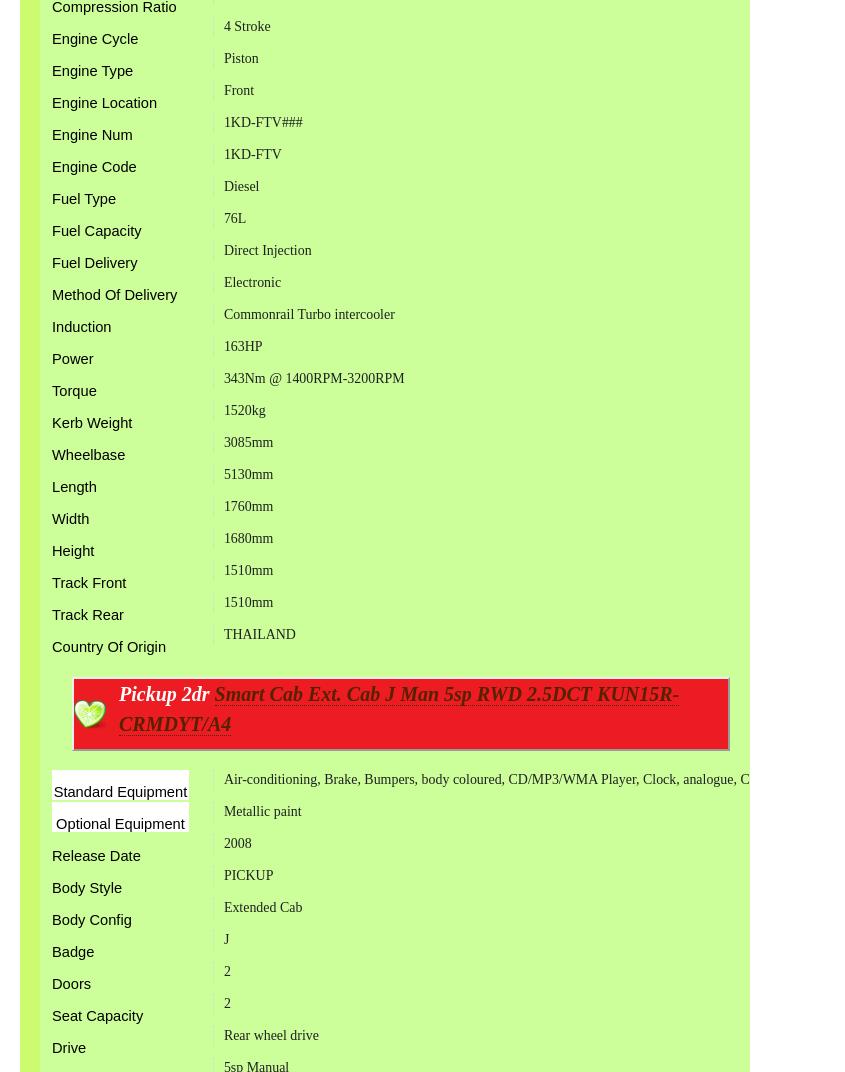  What do you see at coordinates (262, 809) in the screenshot?
I see `'Metallic paint'` at bounding box center [262, 809].